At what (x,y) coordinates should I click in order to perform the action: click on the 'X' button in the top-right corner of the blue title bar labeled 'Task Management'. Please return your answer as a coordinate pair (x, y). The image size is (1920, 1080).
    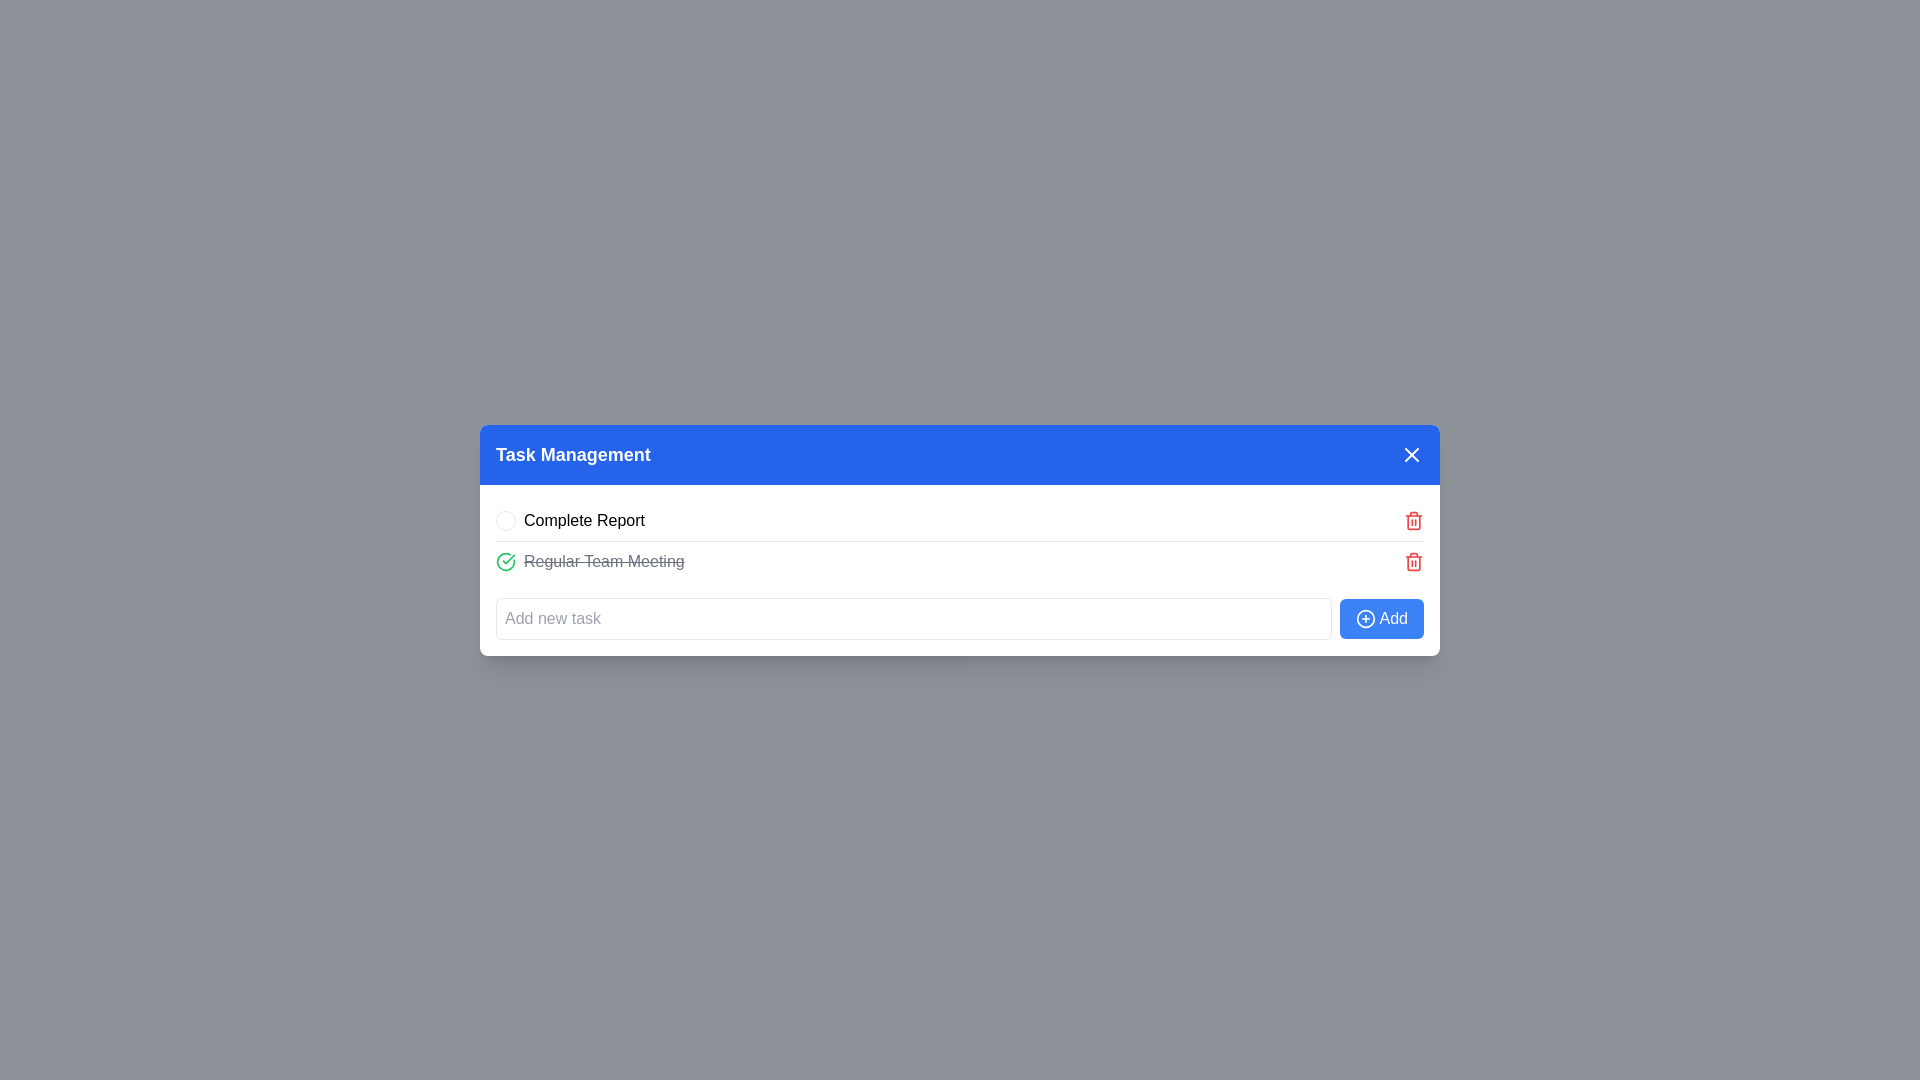
    Looking at the image, I should click on (1410, 454).